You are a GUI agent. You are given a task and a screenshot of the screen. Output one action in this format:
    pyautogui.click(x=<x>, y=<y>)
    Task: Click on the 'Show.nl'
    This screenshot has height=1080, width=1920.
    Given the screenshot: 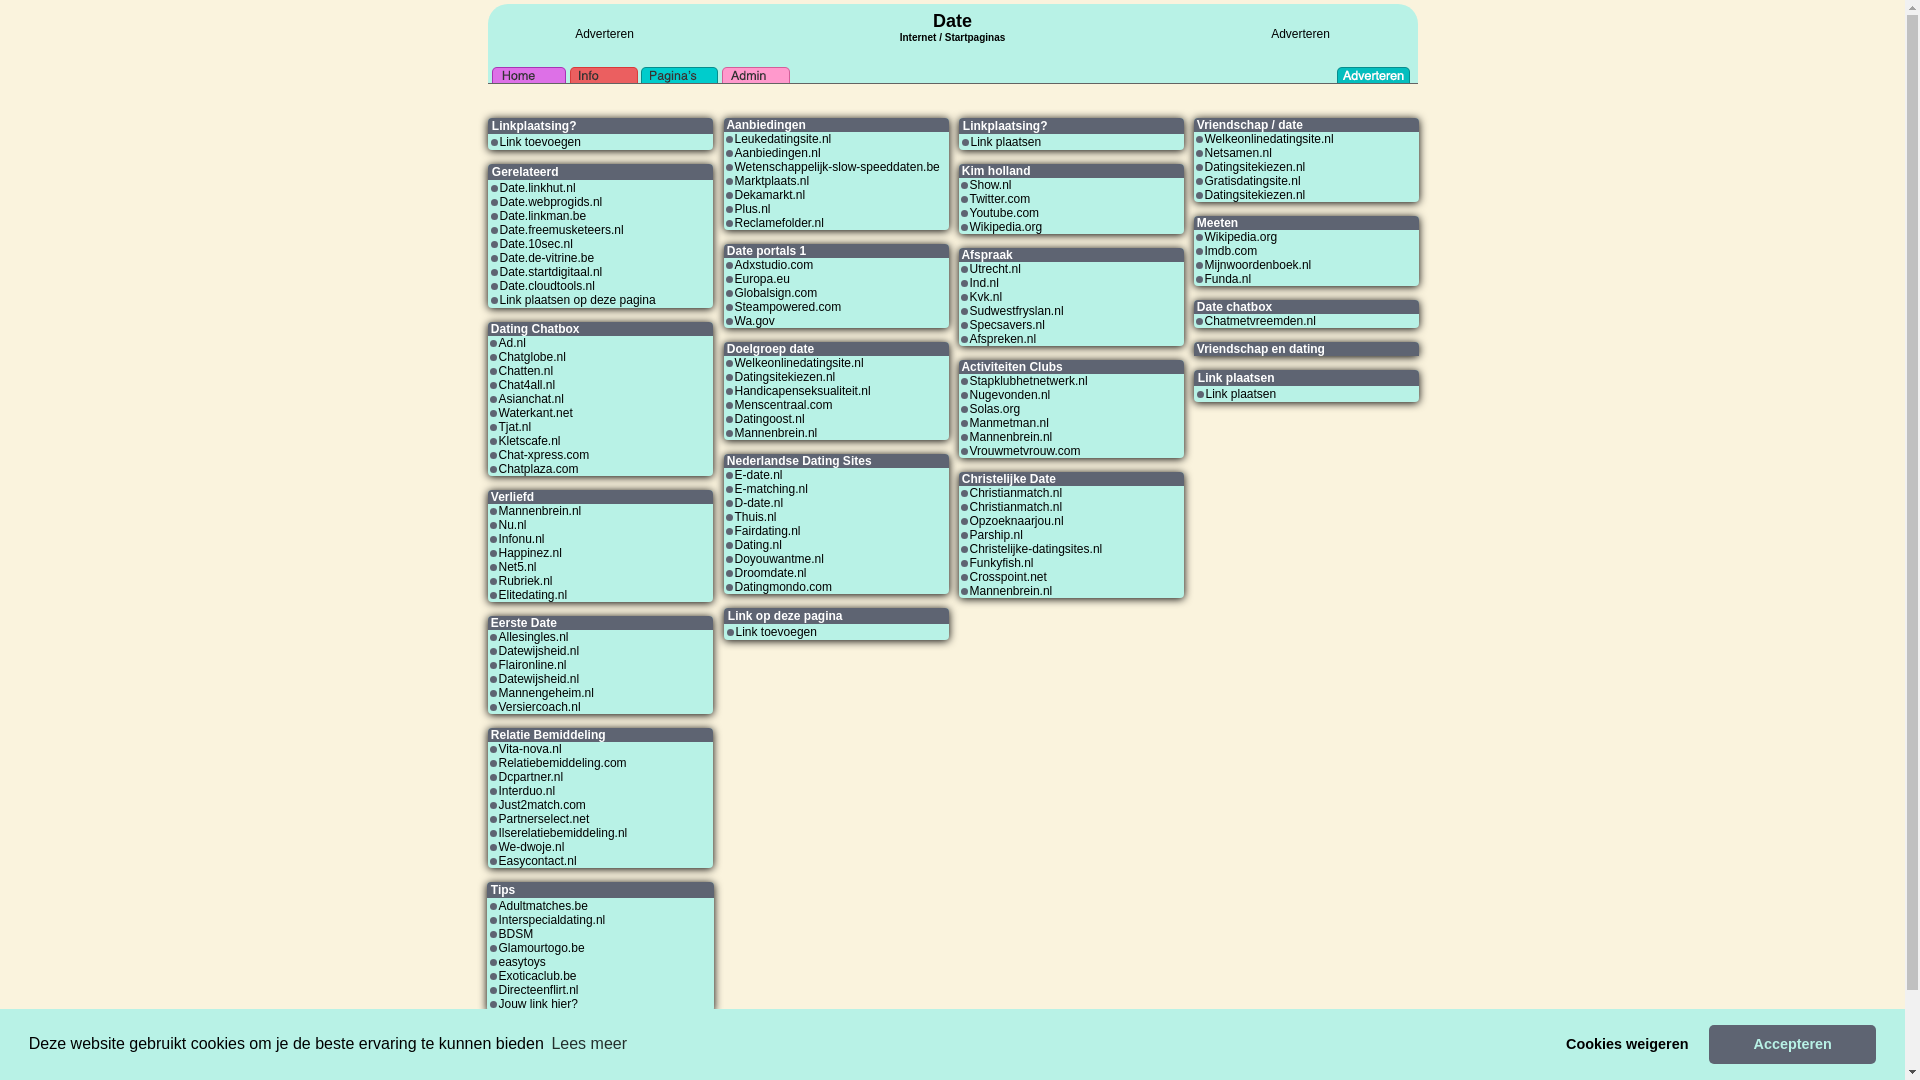 What is the action you would take?
    pyautogui.click(x=969, y=185)
    